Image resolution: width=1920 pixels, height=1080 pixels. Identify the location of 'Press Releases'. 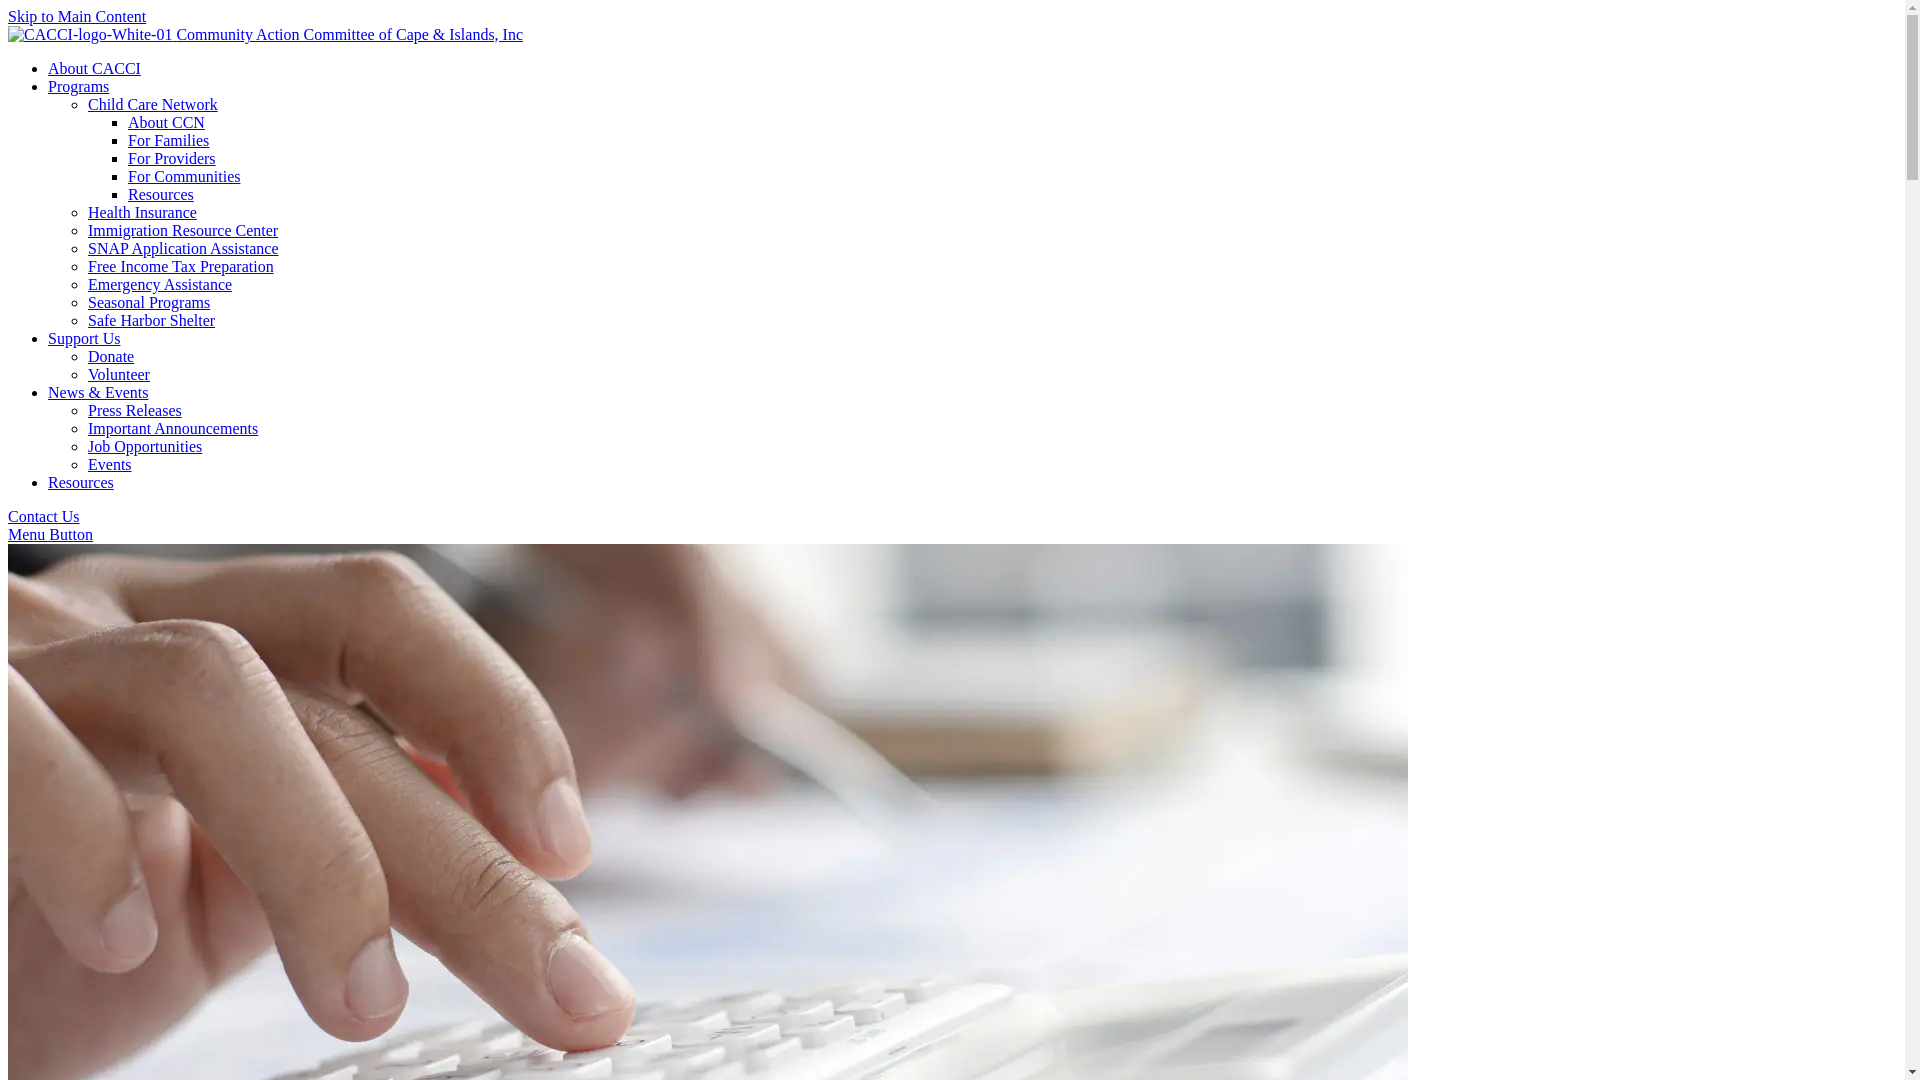
(133, 409).